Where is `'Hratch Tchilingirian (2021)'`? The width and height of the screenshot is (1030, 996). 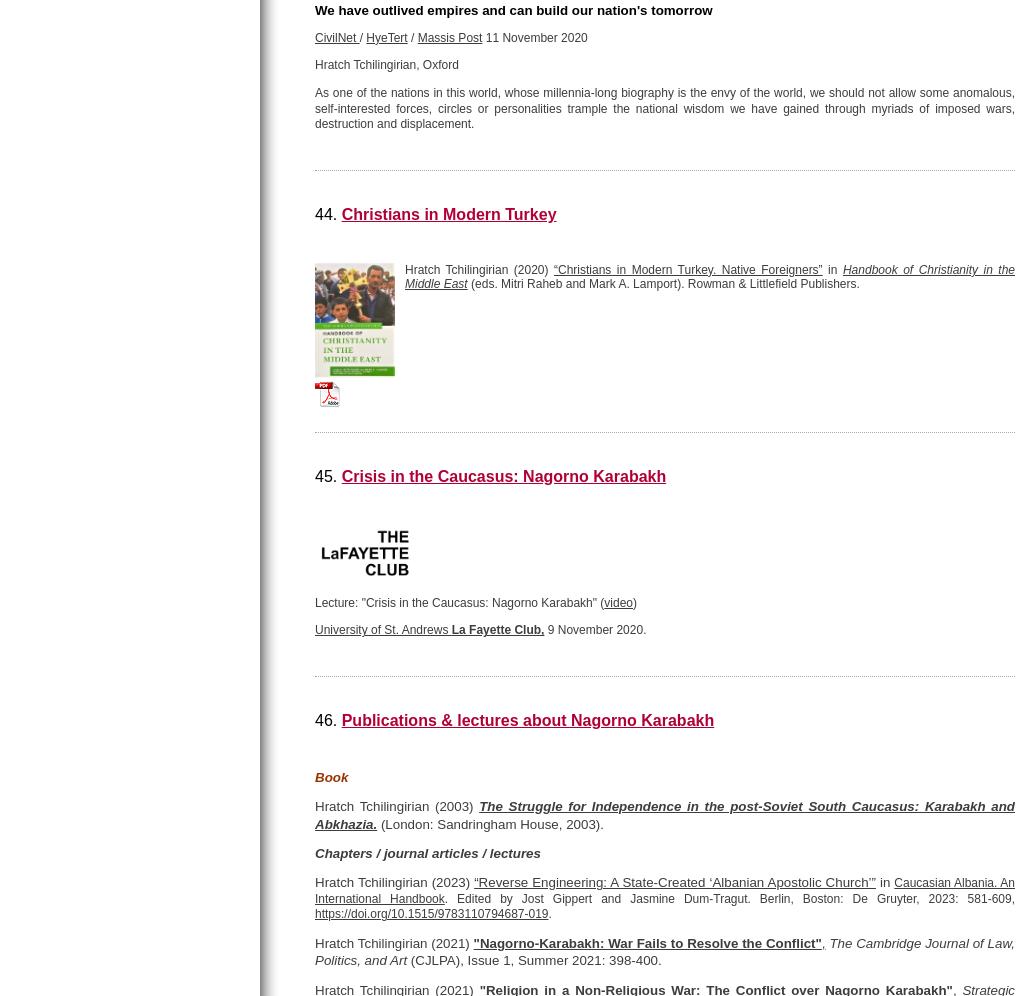 'Hratch Tchilingirian (2021)' is located at coordinates (393, 943).